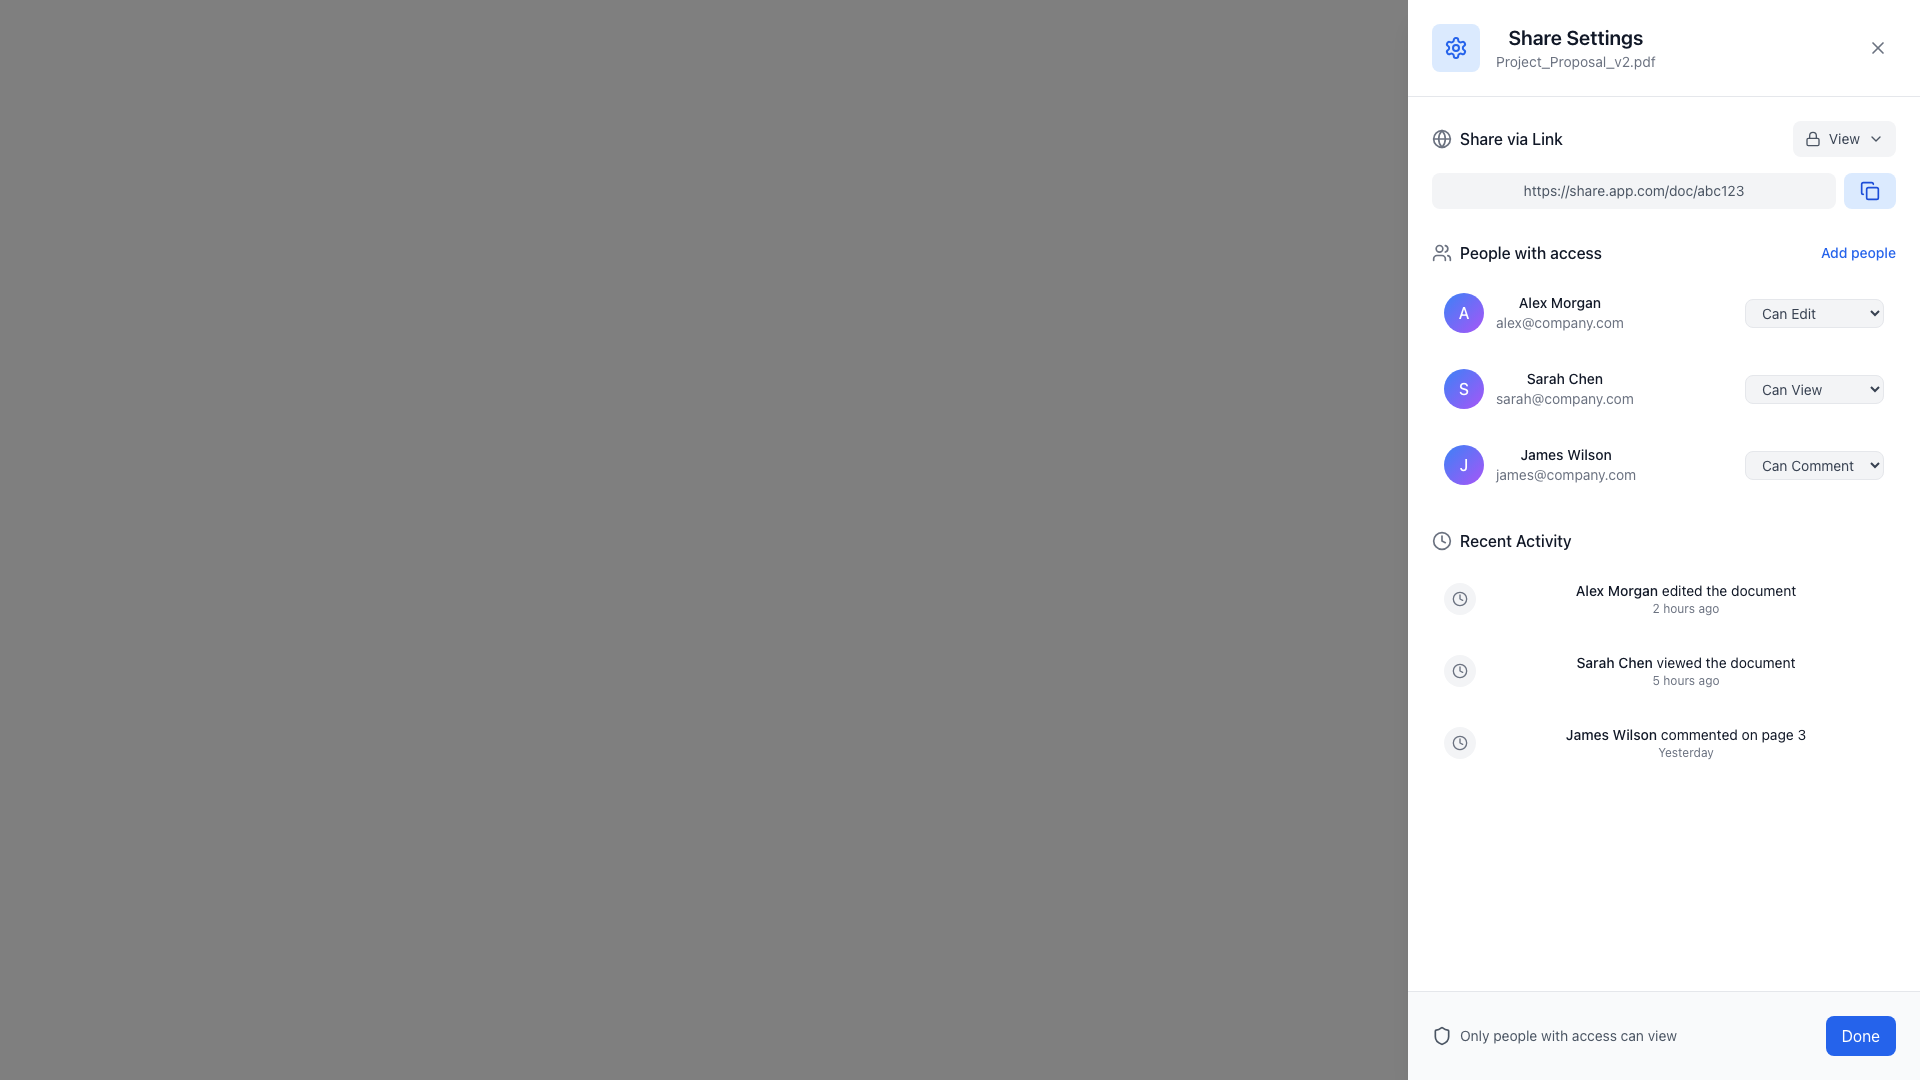 Image resolution: width=1920 pixels, height=1080 pixels. What do you see at coordinates (1869, 191) in the screenshot?
I see `the copy link icon located at the top-right corner of the blue rounded rectangular button adjacent to the text input field` at bounding box center [1869, 191].